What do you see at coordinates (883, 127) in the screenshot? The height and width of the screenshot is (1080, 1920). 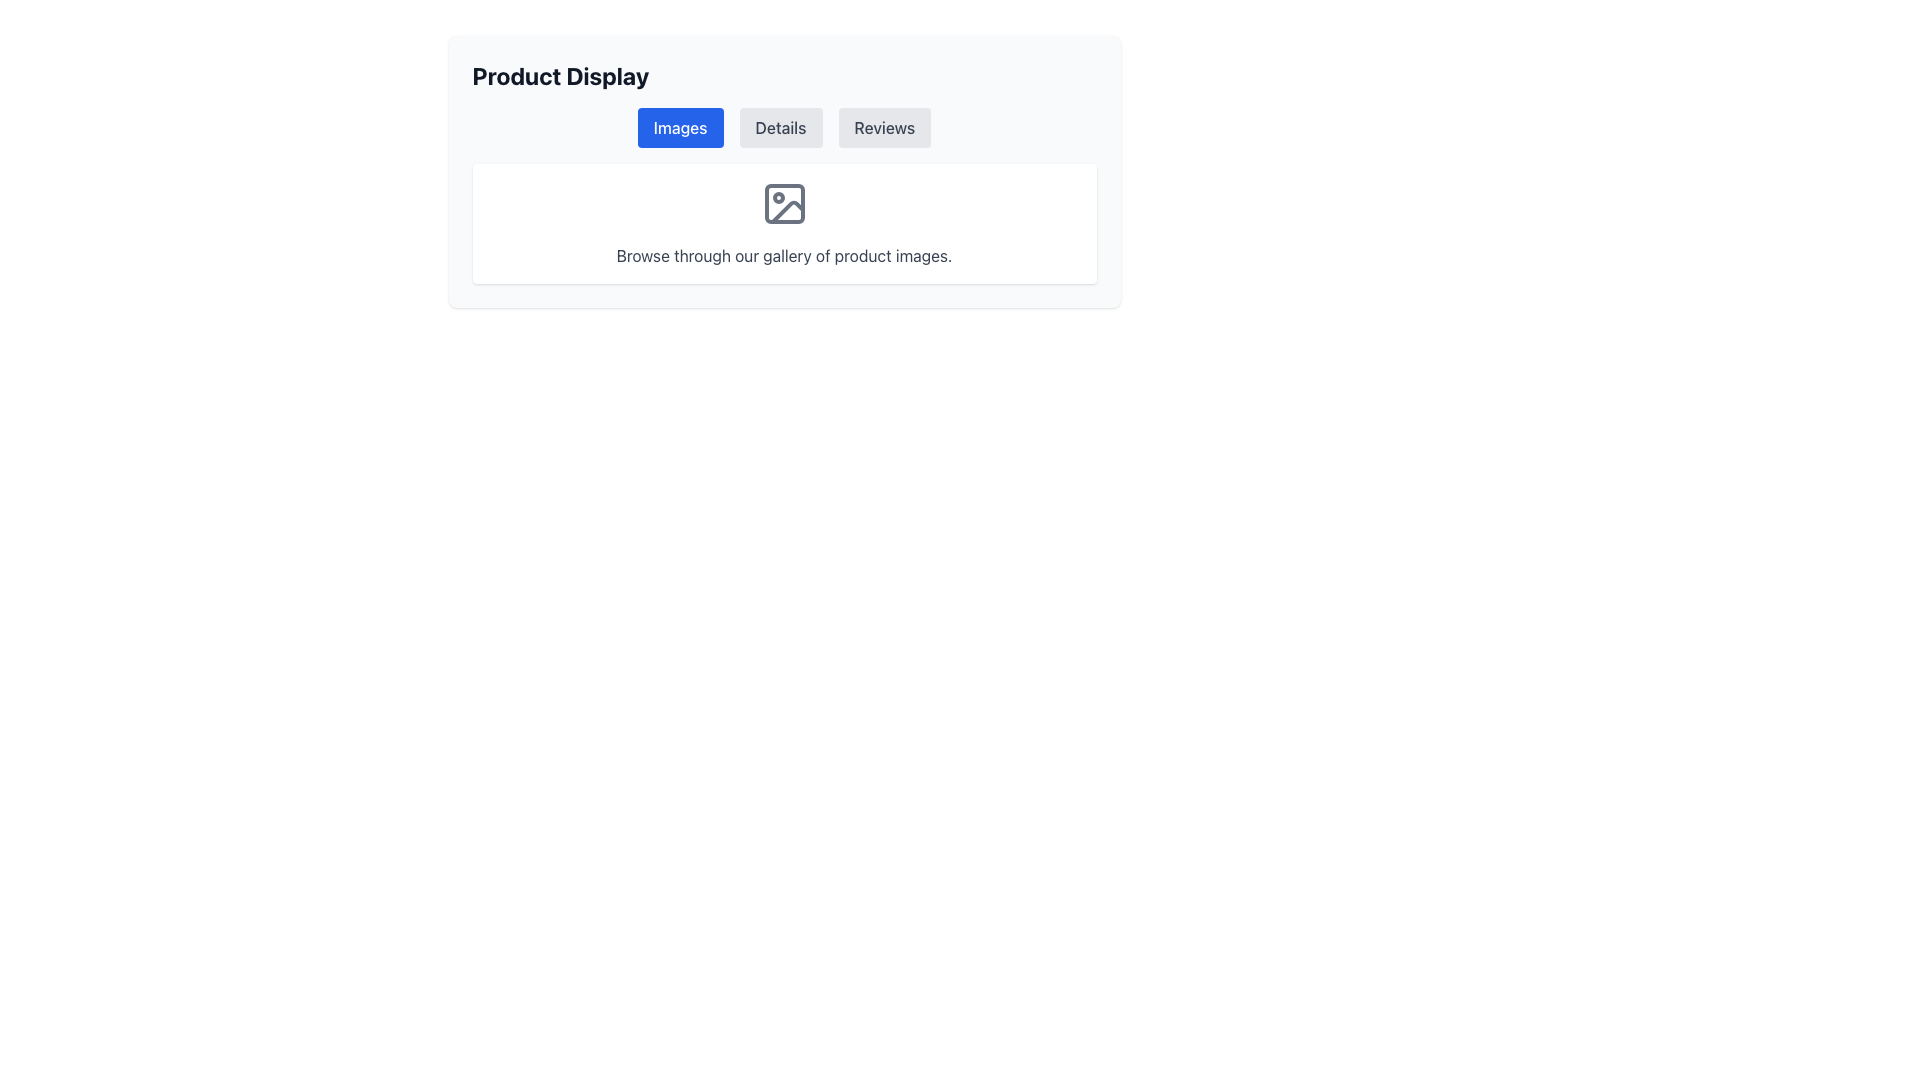 I see `the 'Reviews' button, which is the third button in a horizontal row of three buttons located in the upper section of the interface` at bounding box center [883, 127].